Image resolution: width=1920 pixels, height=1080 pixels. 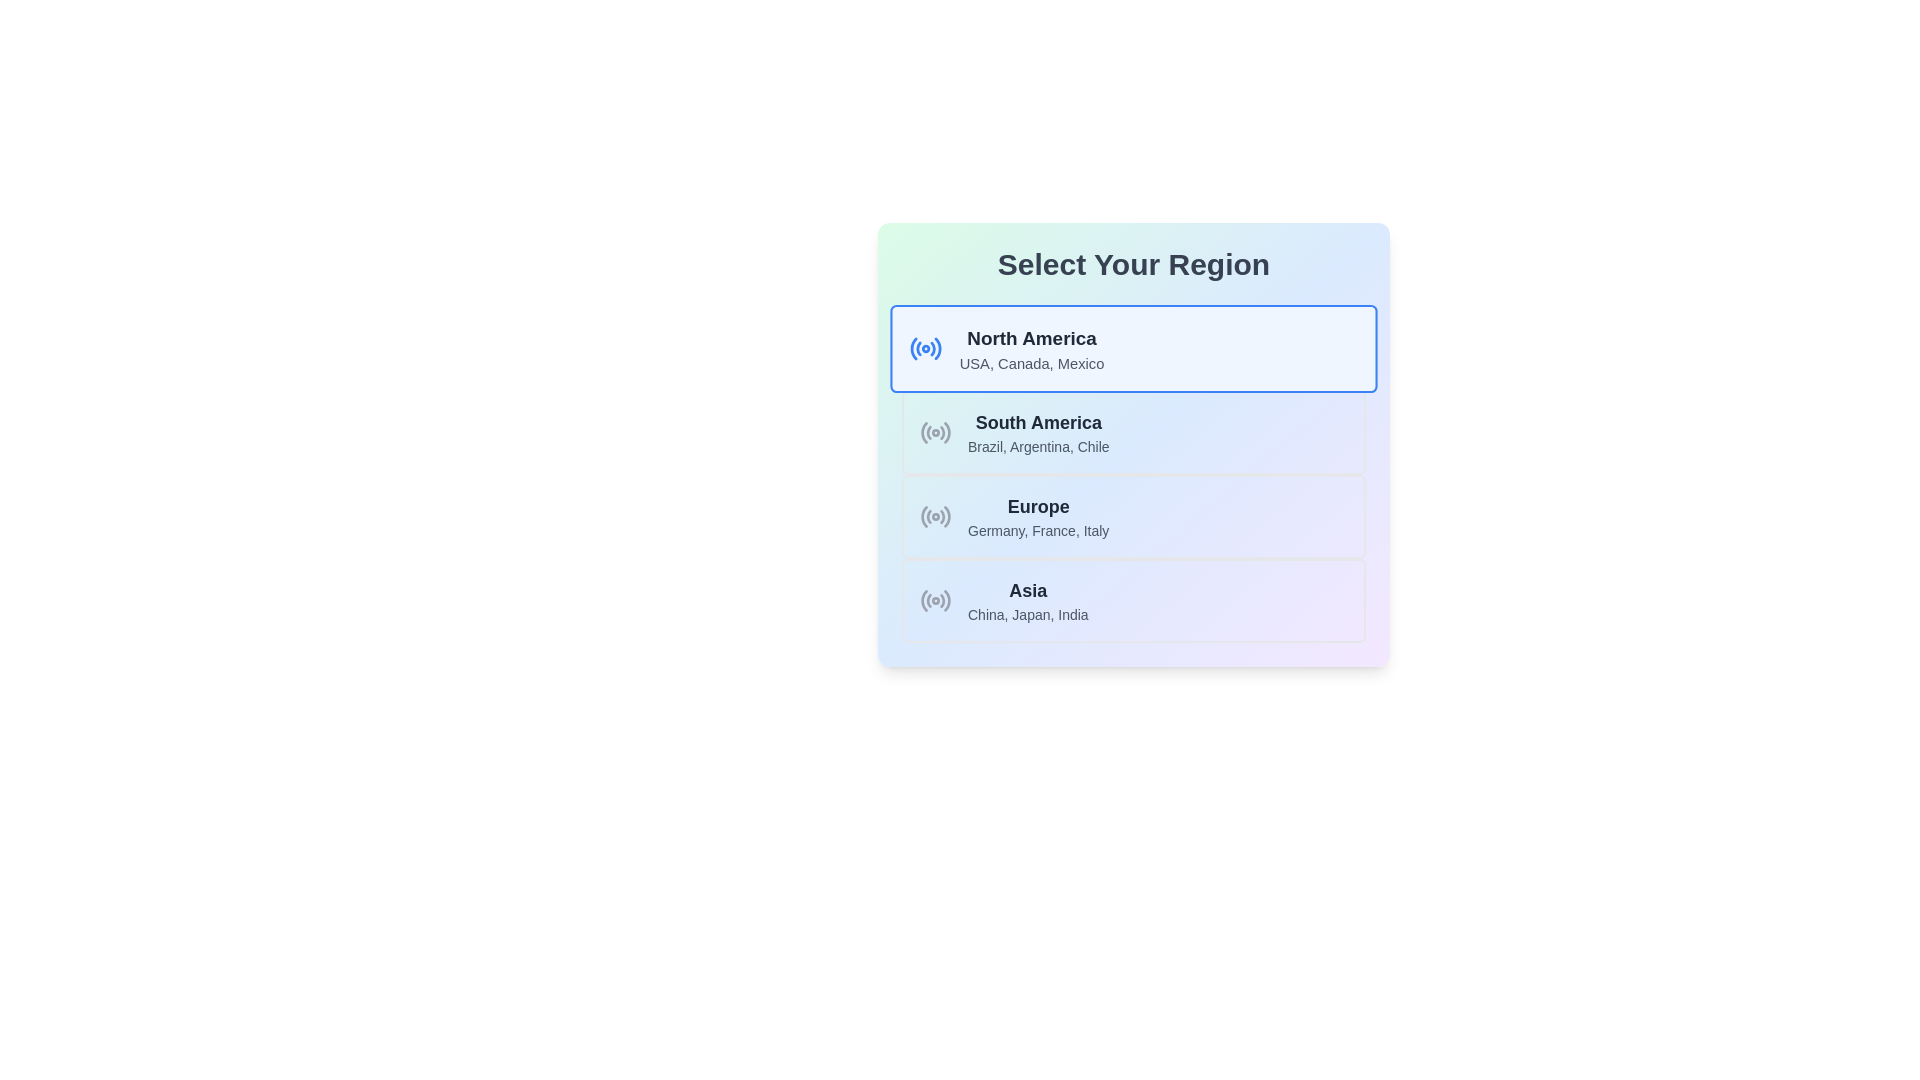 What do you see at coordinates (1028, 589) in the screenshot?
I see `label 'Asia' in the 'Select Your Region' panel, which is the first line of text indicating a selectable region` at bounding box center [1028, 589].